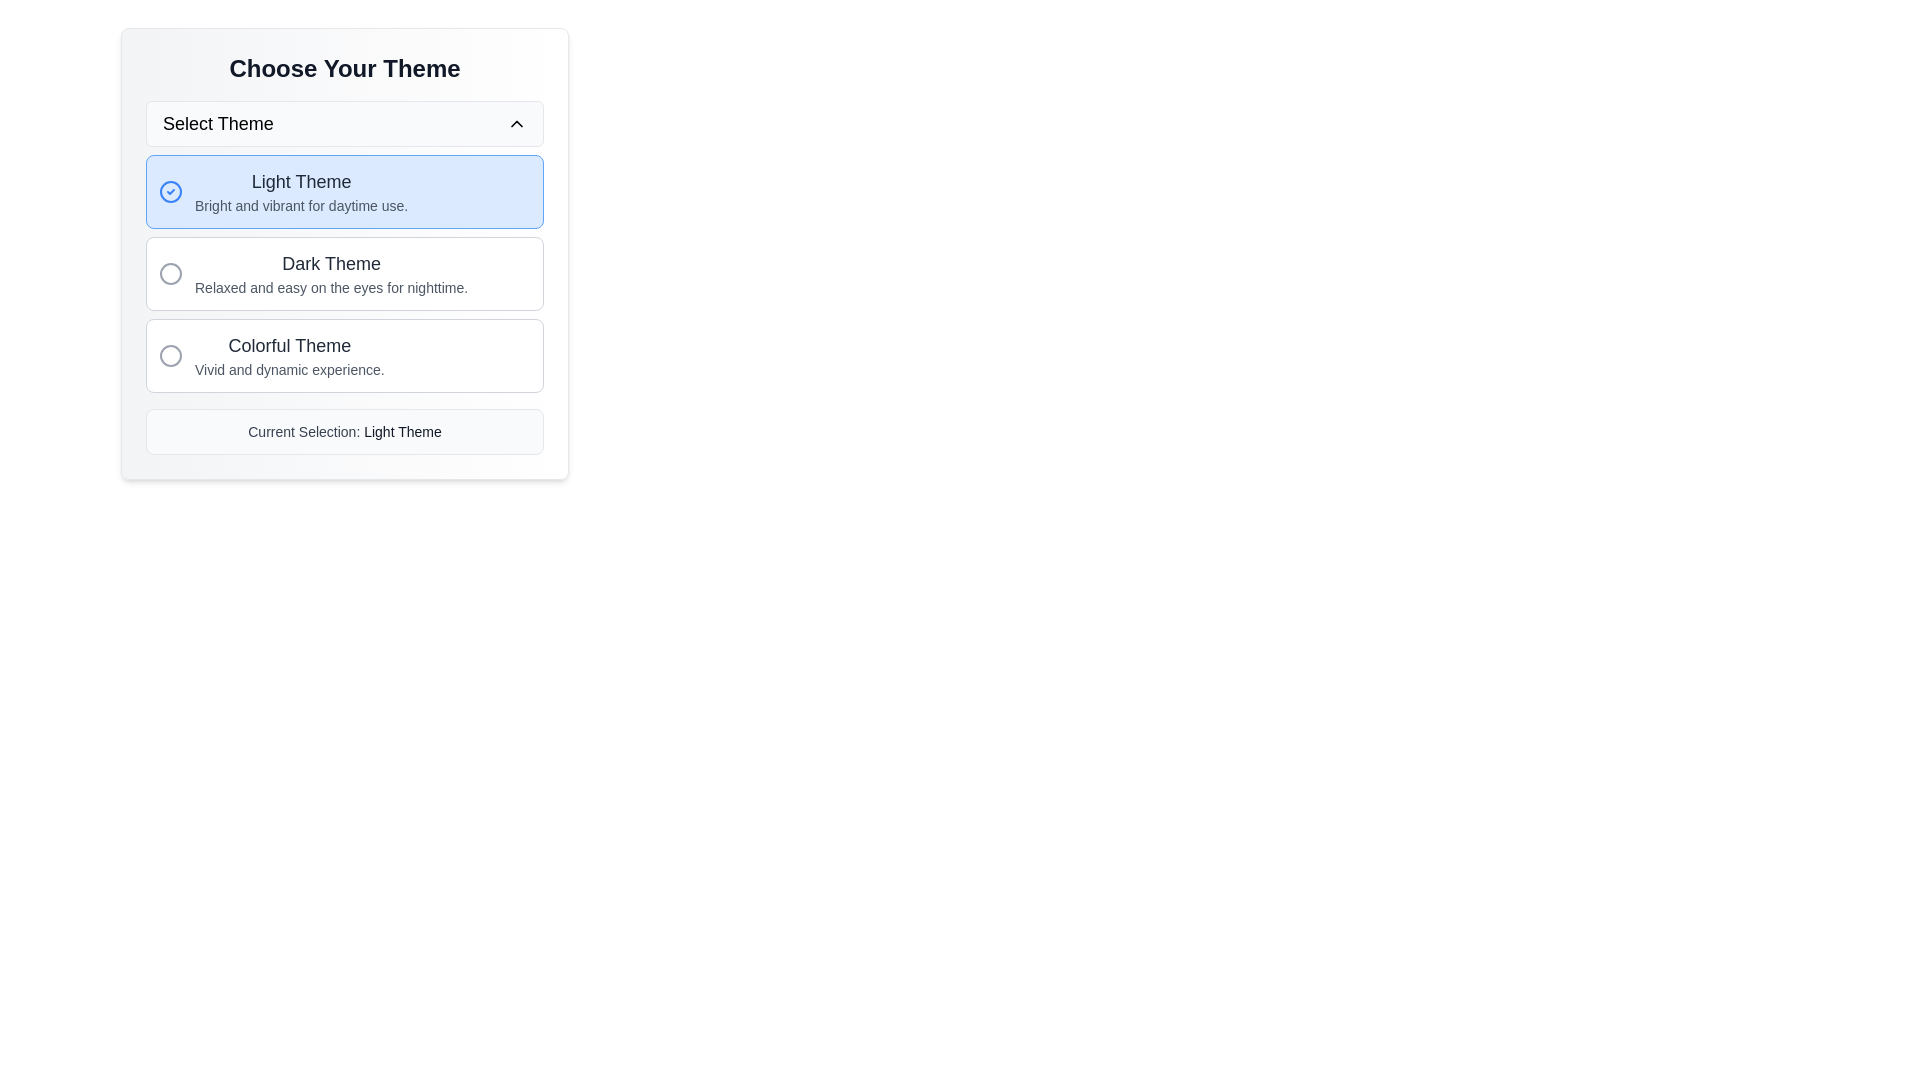 This screenshot has width=1920, height=1080. Describe the element at coordinates (402, 431) in the screenshot. I see `the static text element displaying 'Light Theme' within the thematic chooser interface, which is part of the phrase 'Current Selection: Light Theme'` at that location.